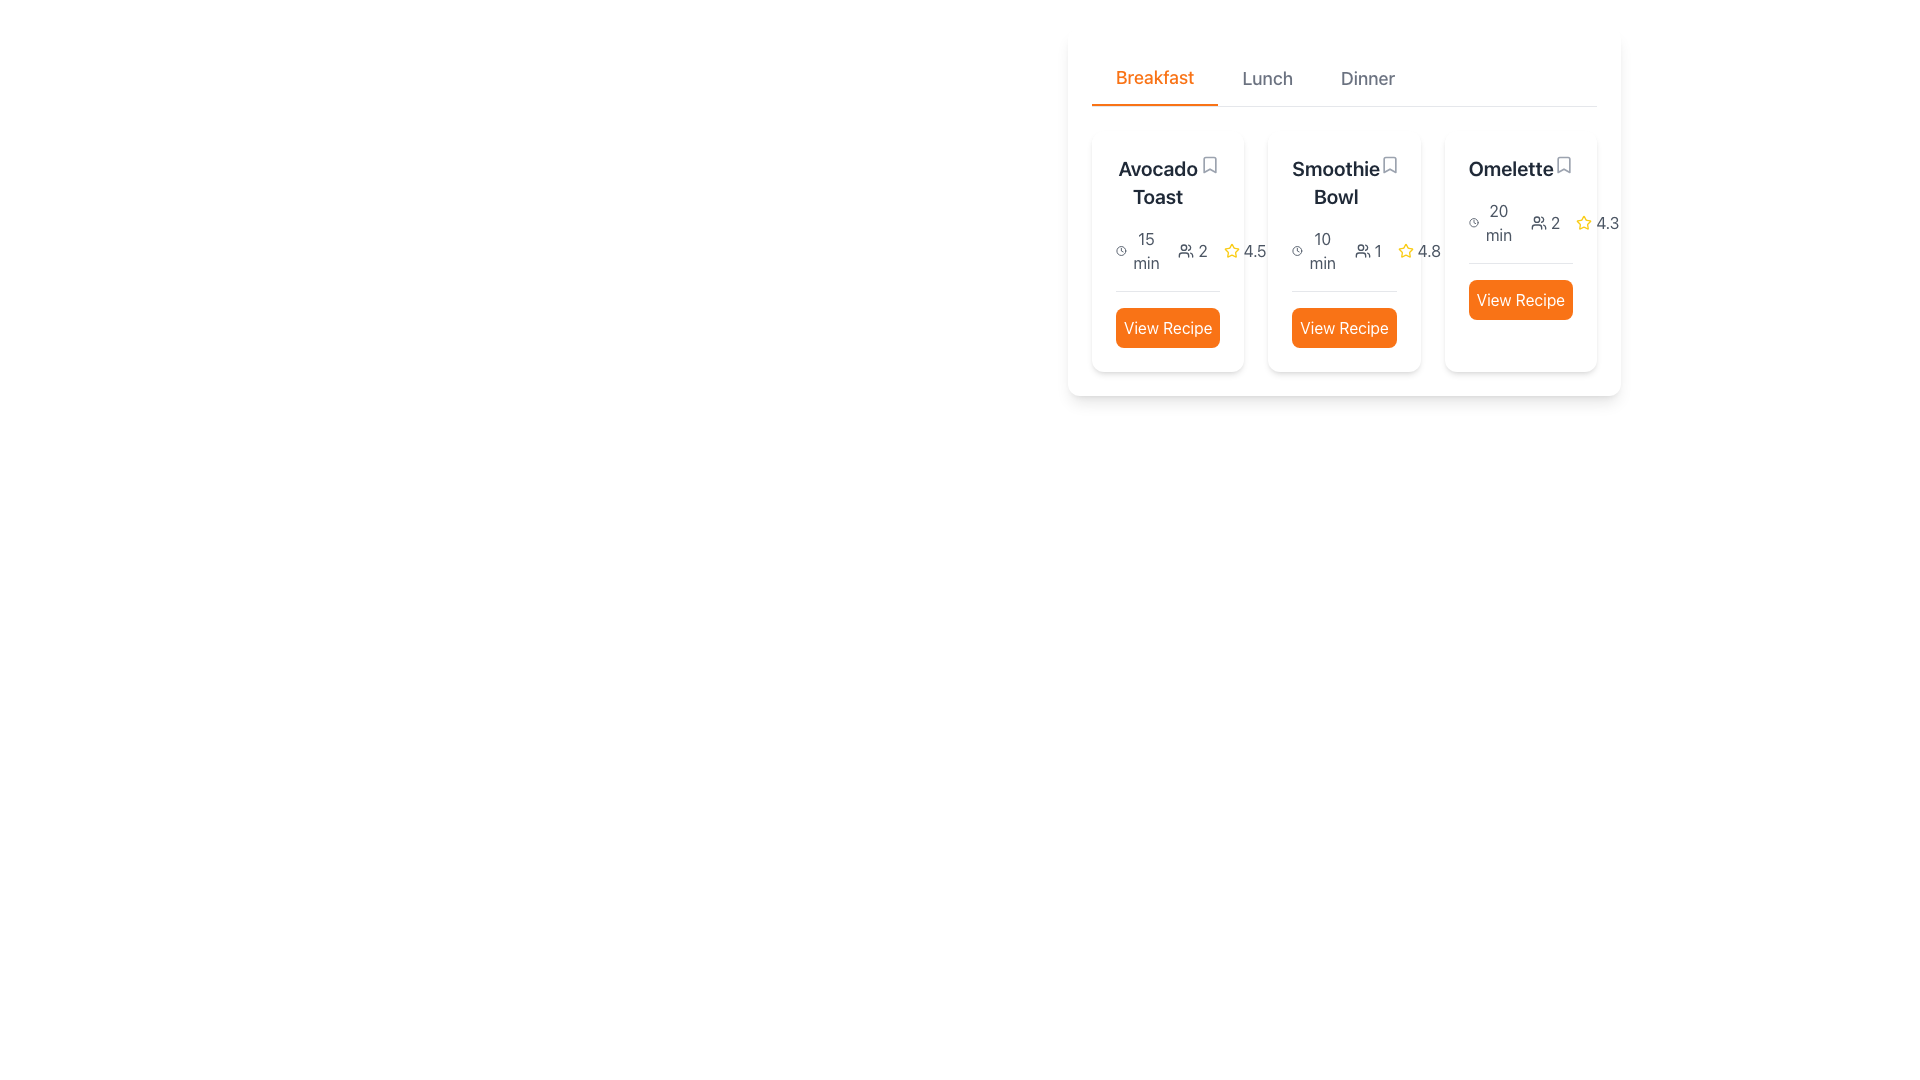 This screenshot has height=1080, width=1920. What do you see at coordinates (1389, 164) in the screenshot?
I see `the bookmark icon button located adjacent to the 'Smoothie Bowl' text in the second card of the 'Breakfast' section` at bounding box center [1389, 164].